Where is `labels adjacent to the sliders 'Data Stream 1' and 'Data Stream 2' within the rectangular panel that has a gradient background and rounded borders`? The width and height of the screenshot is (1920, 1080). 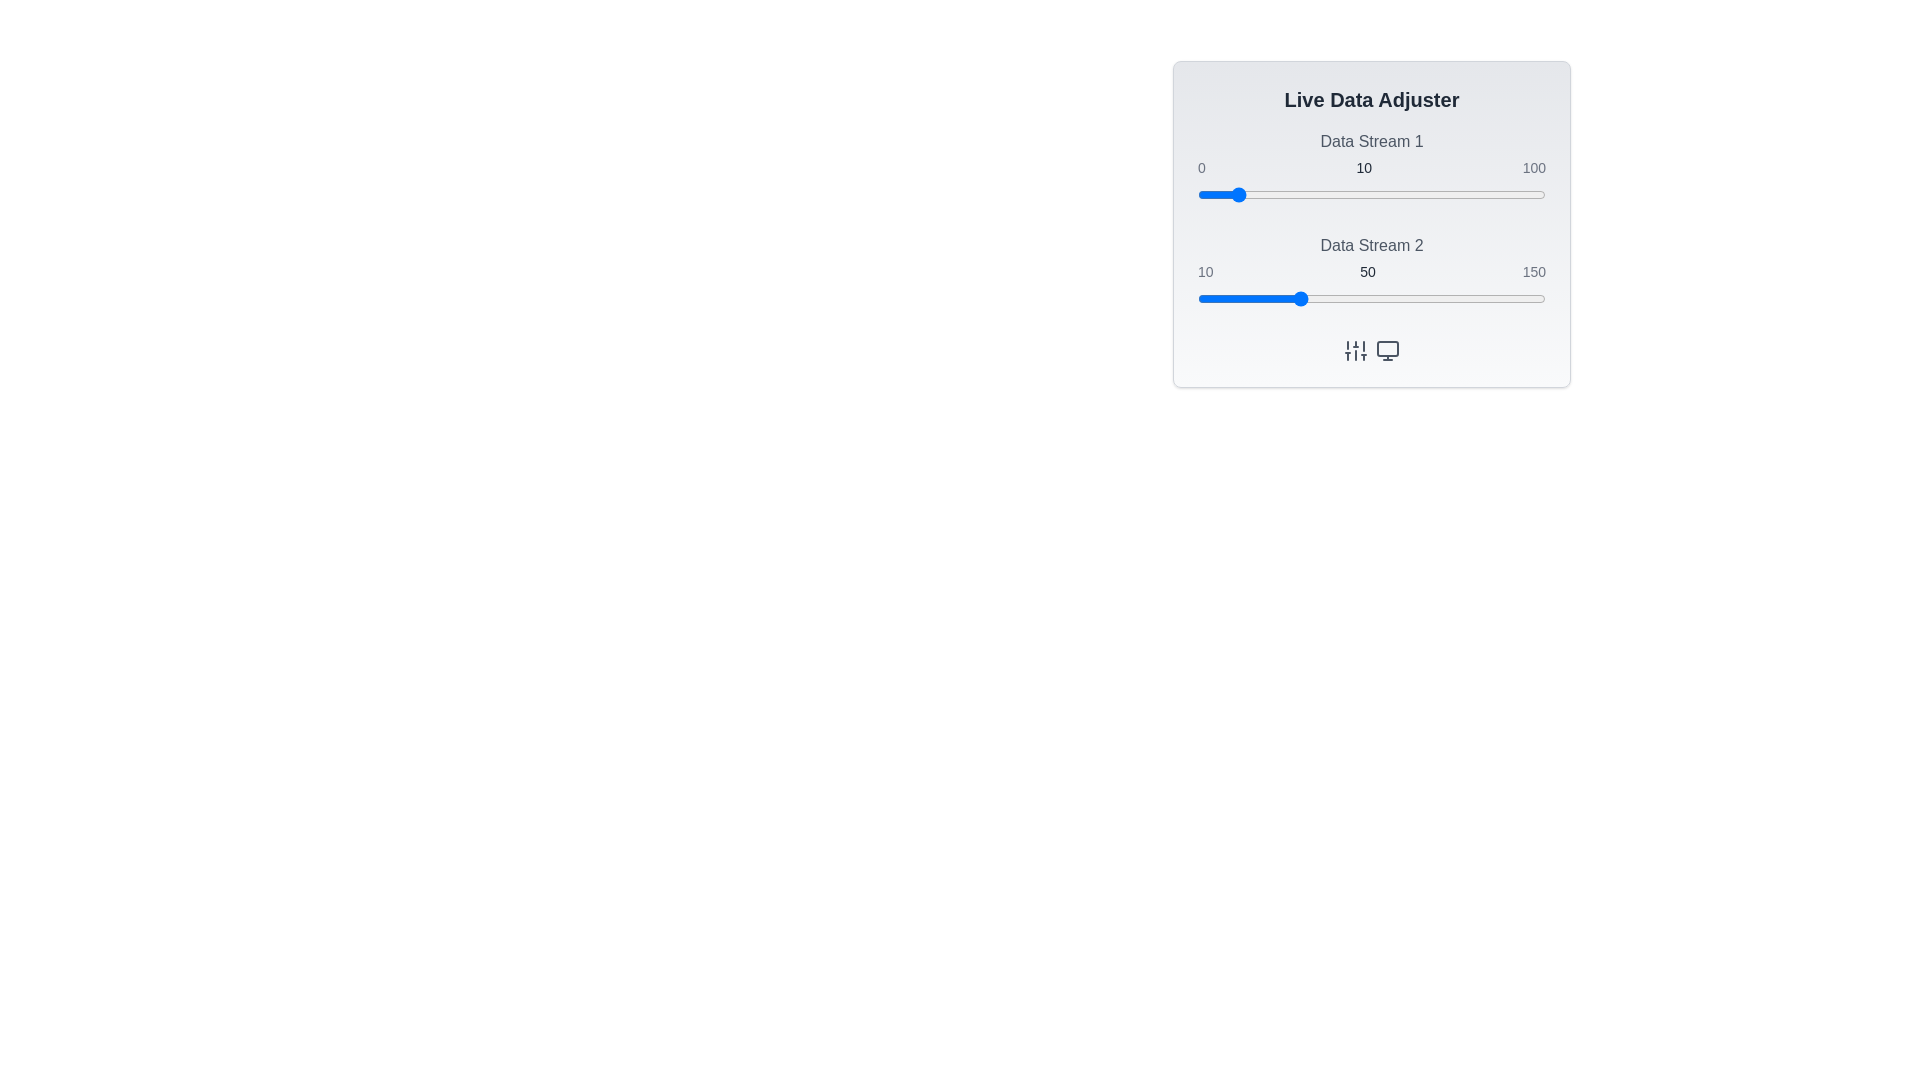 labels adjacent to the sliders 'Data Stream 1' and 'Data Stream 2' within the rectangular panel that has a gradient background and rounded borders is located at coordinates (1371, 223).